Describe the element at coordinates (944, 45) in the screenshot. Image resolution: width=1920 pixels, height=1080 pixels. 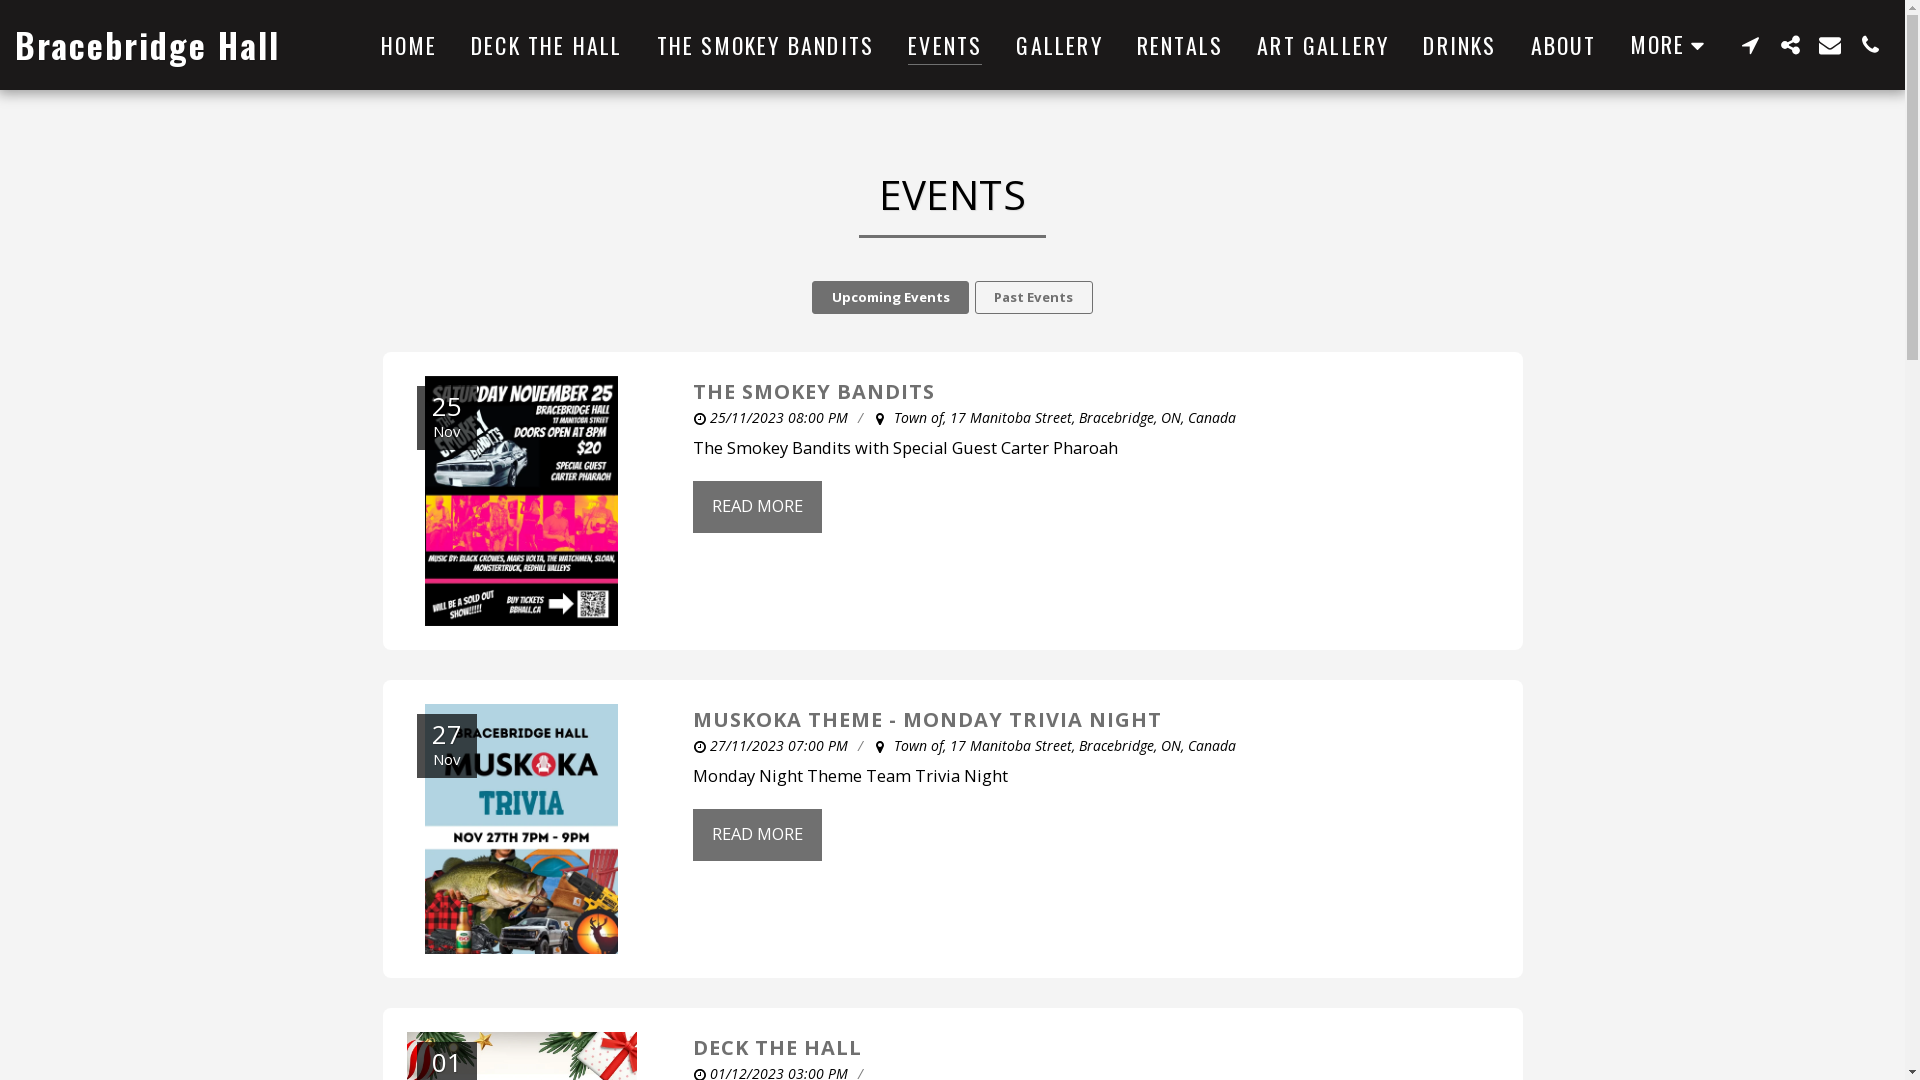
I see `'EVENTS'` at that location.